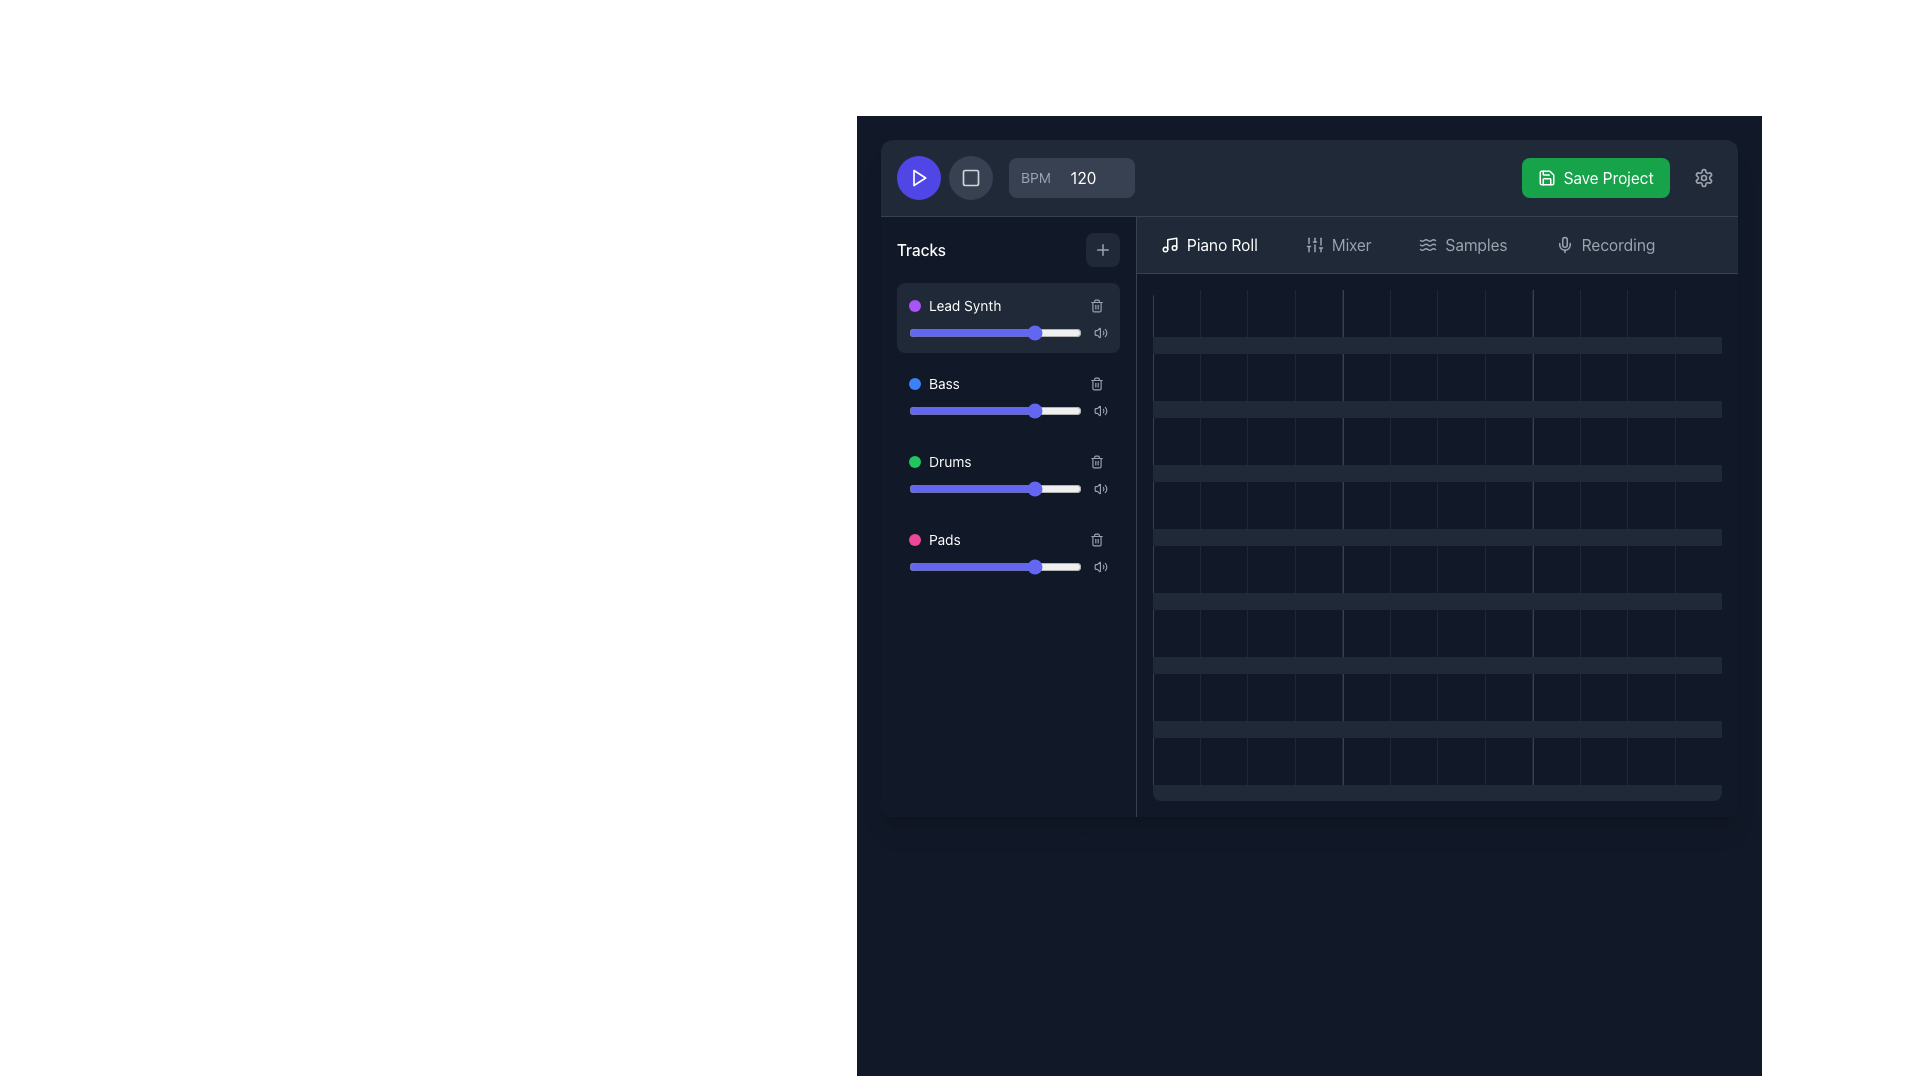  Describe the element at coordinates (918, 176) in the screenshot. I see `the triangular play icon in the upper-left corner of the interface to initiate playback` at that location.